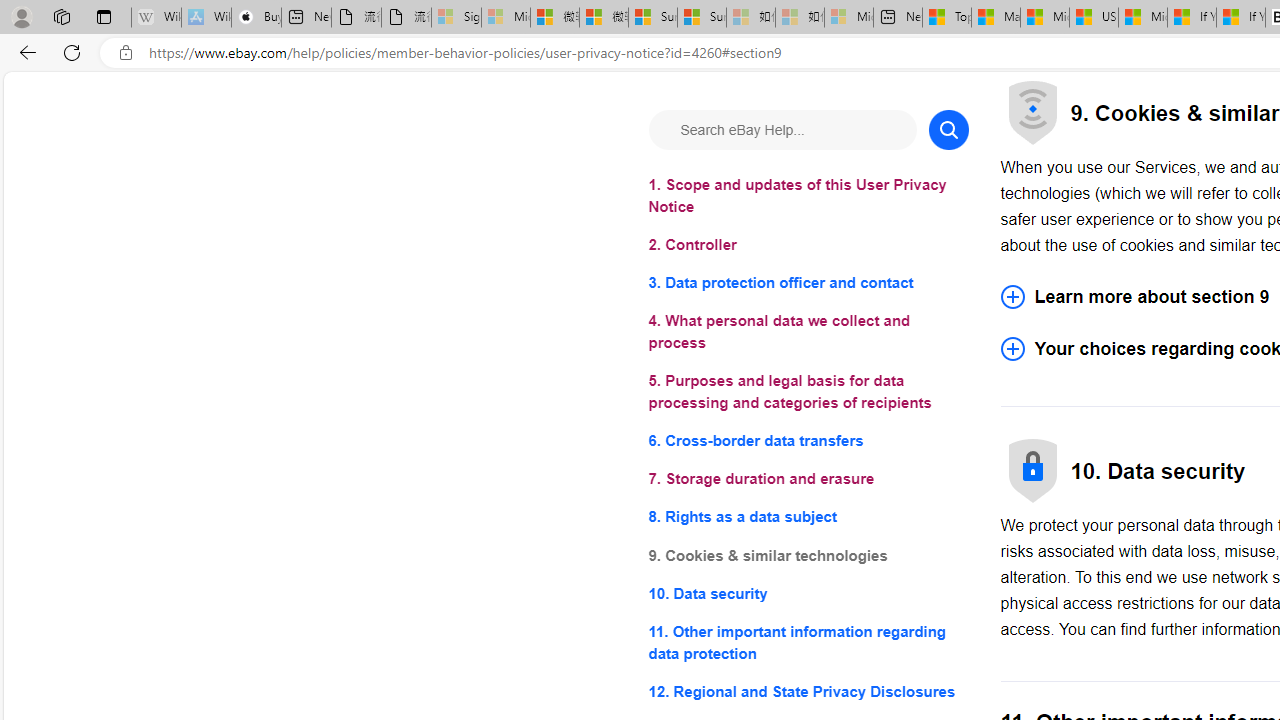 This screenshot has height=720, width=1280. Describe the element at coordinates (808, 516) in the screenshot. I see `'8. Rights as a data subject'` at that location.